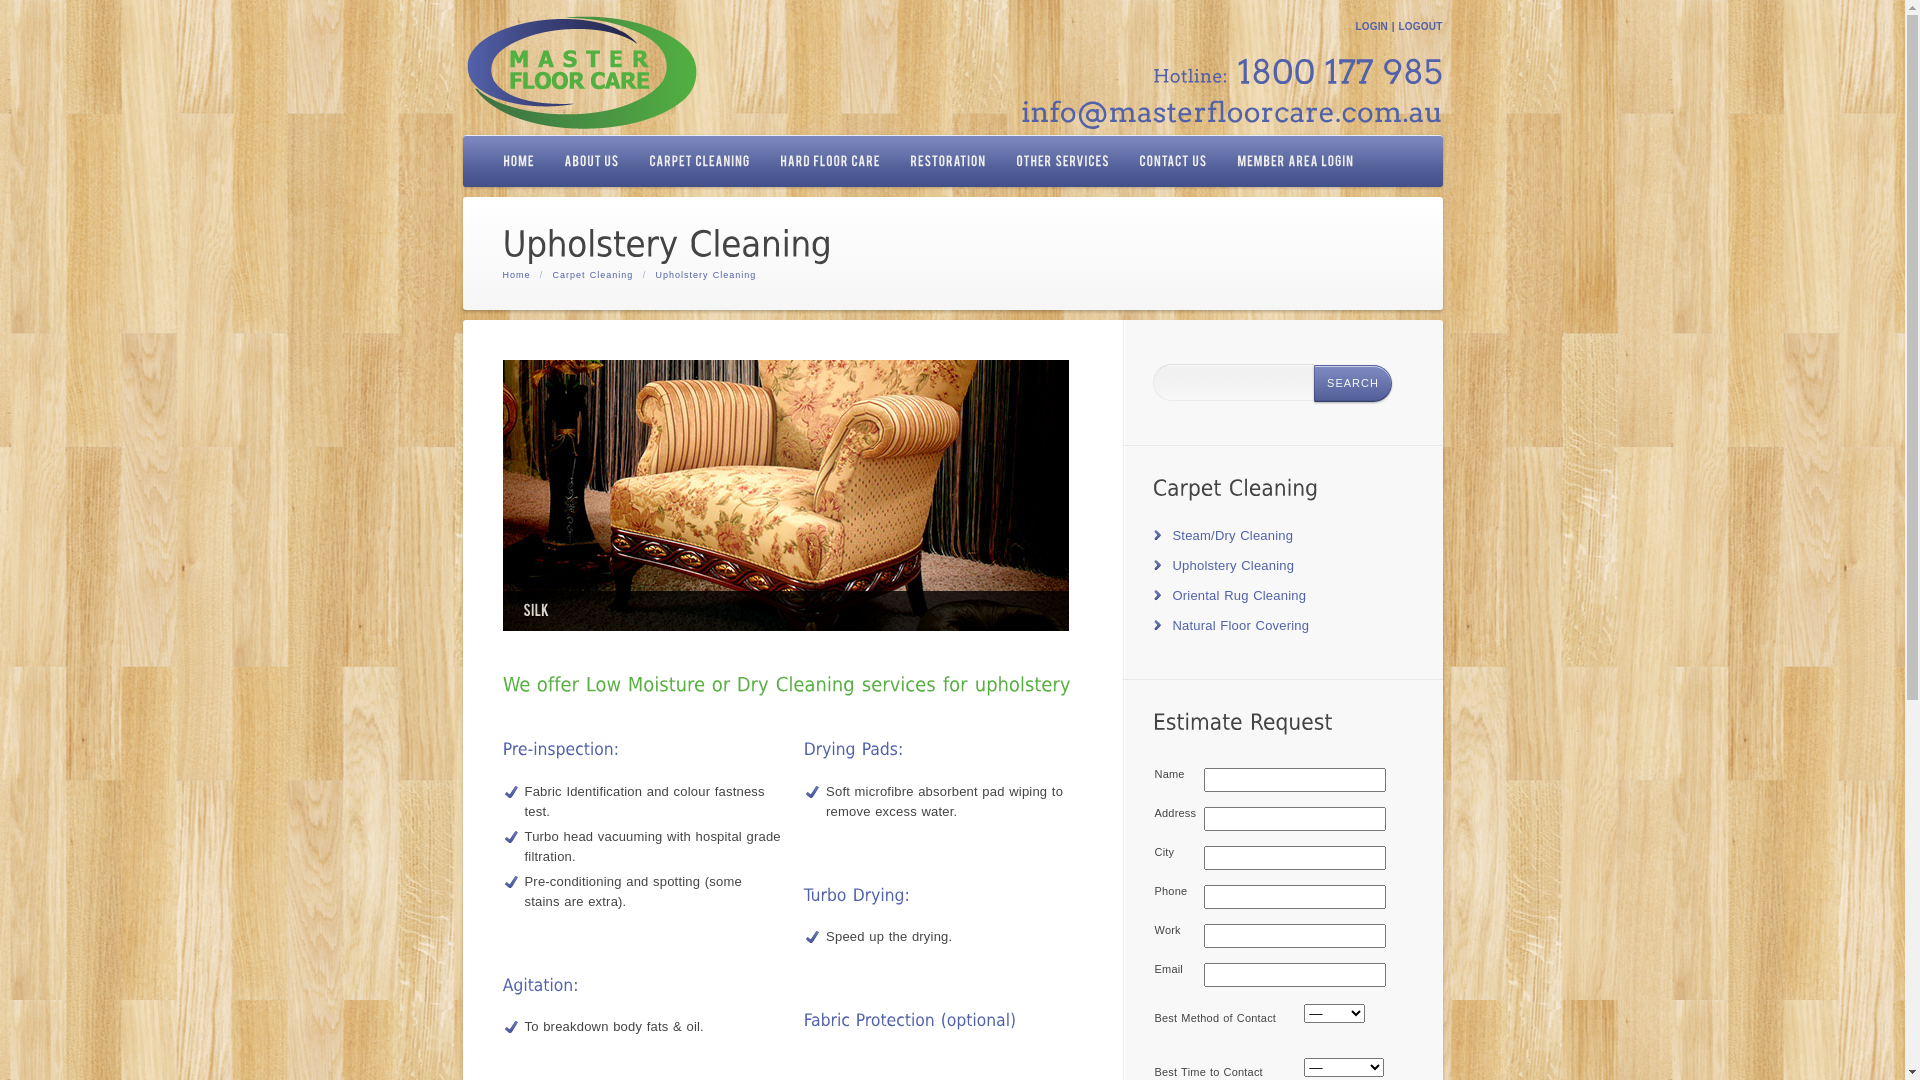 This screenshot has height=1080, width=1920. Describe the element at coordinates (1370, 26) in the screenshot. I see `'LOGIN'` at that location.